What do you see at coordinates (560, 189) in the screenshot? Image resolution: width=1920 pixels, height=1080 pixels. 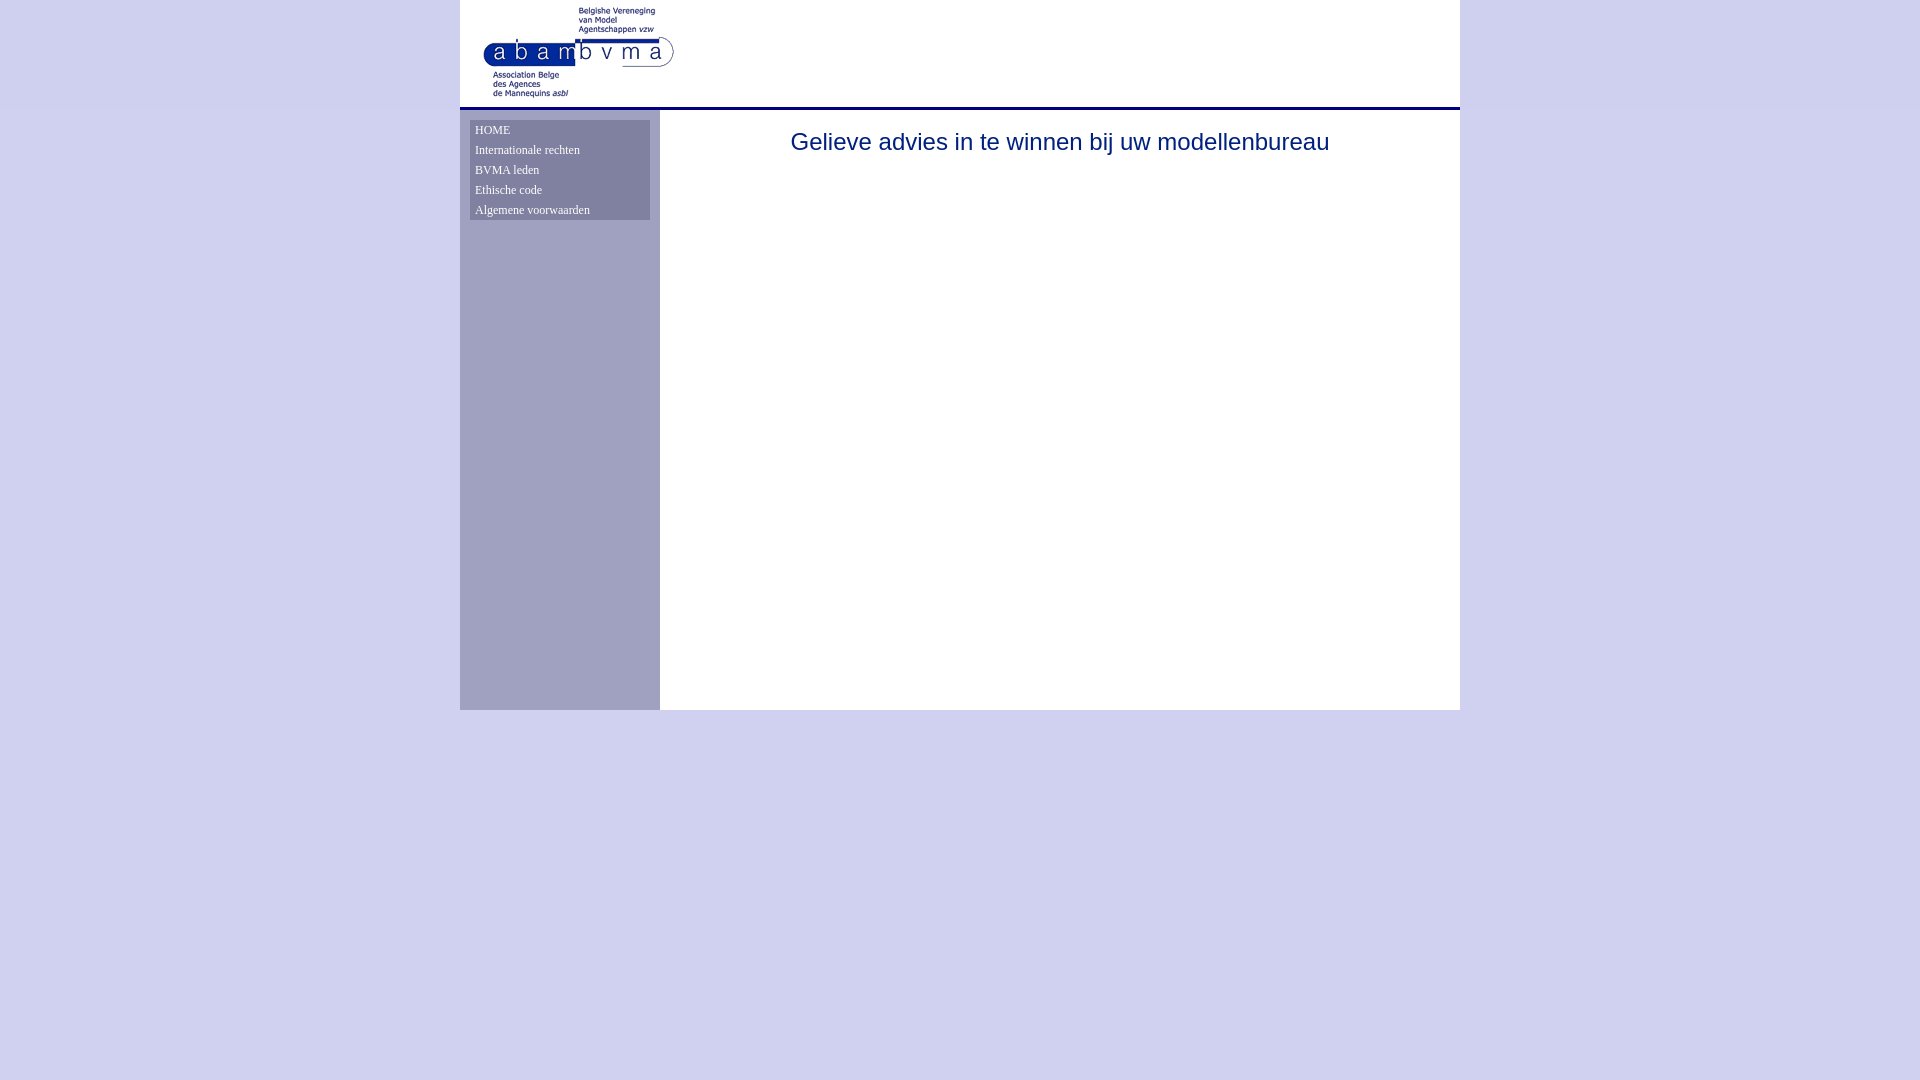 I see `'Ethische code'` at bounding box center [560, 189].